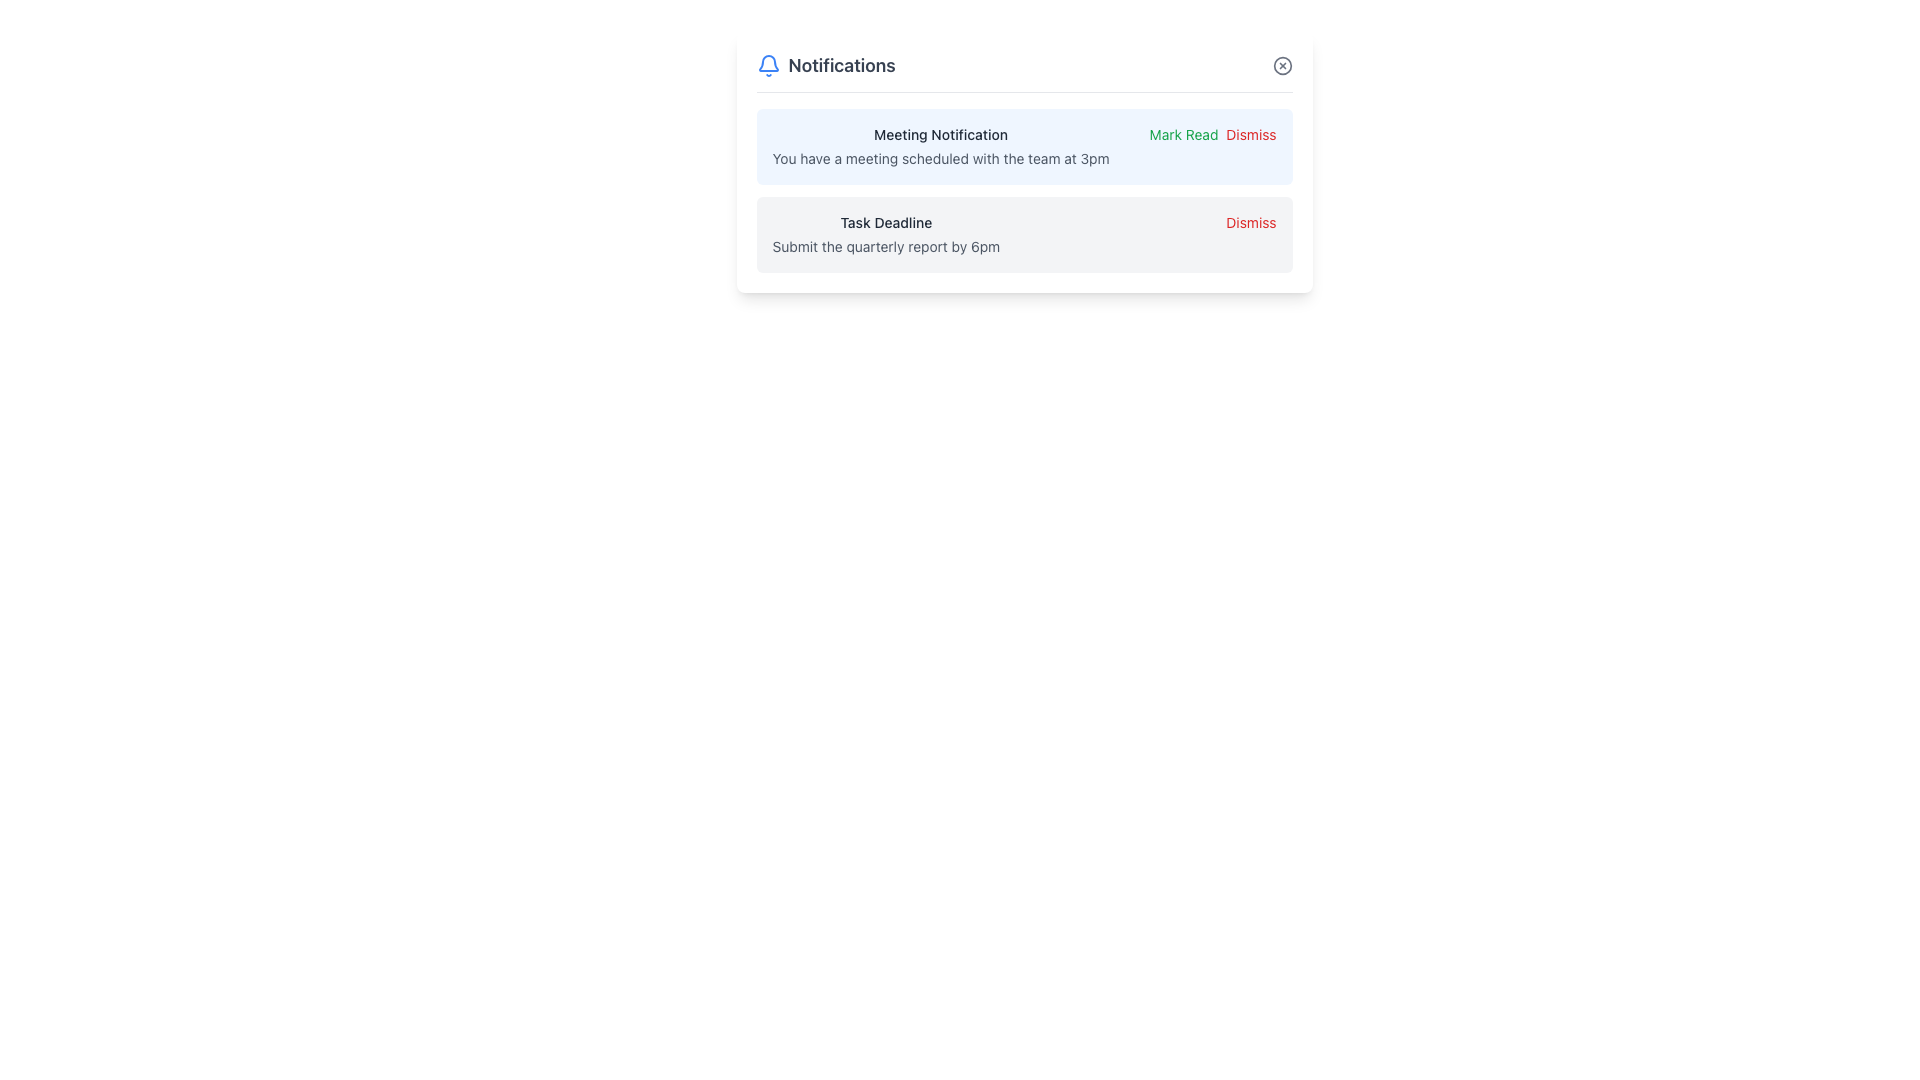 The height and width of the screenshot is (1080, 1920). What do you see at coordinates (1184, 135) in the screenshot?
I see `the 'Mark Read' button, which is styled in green text and located near the top-right corner of the notification box for 'Meeting Notification'` at bounding box center [1184, 135].